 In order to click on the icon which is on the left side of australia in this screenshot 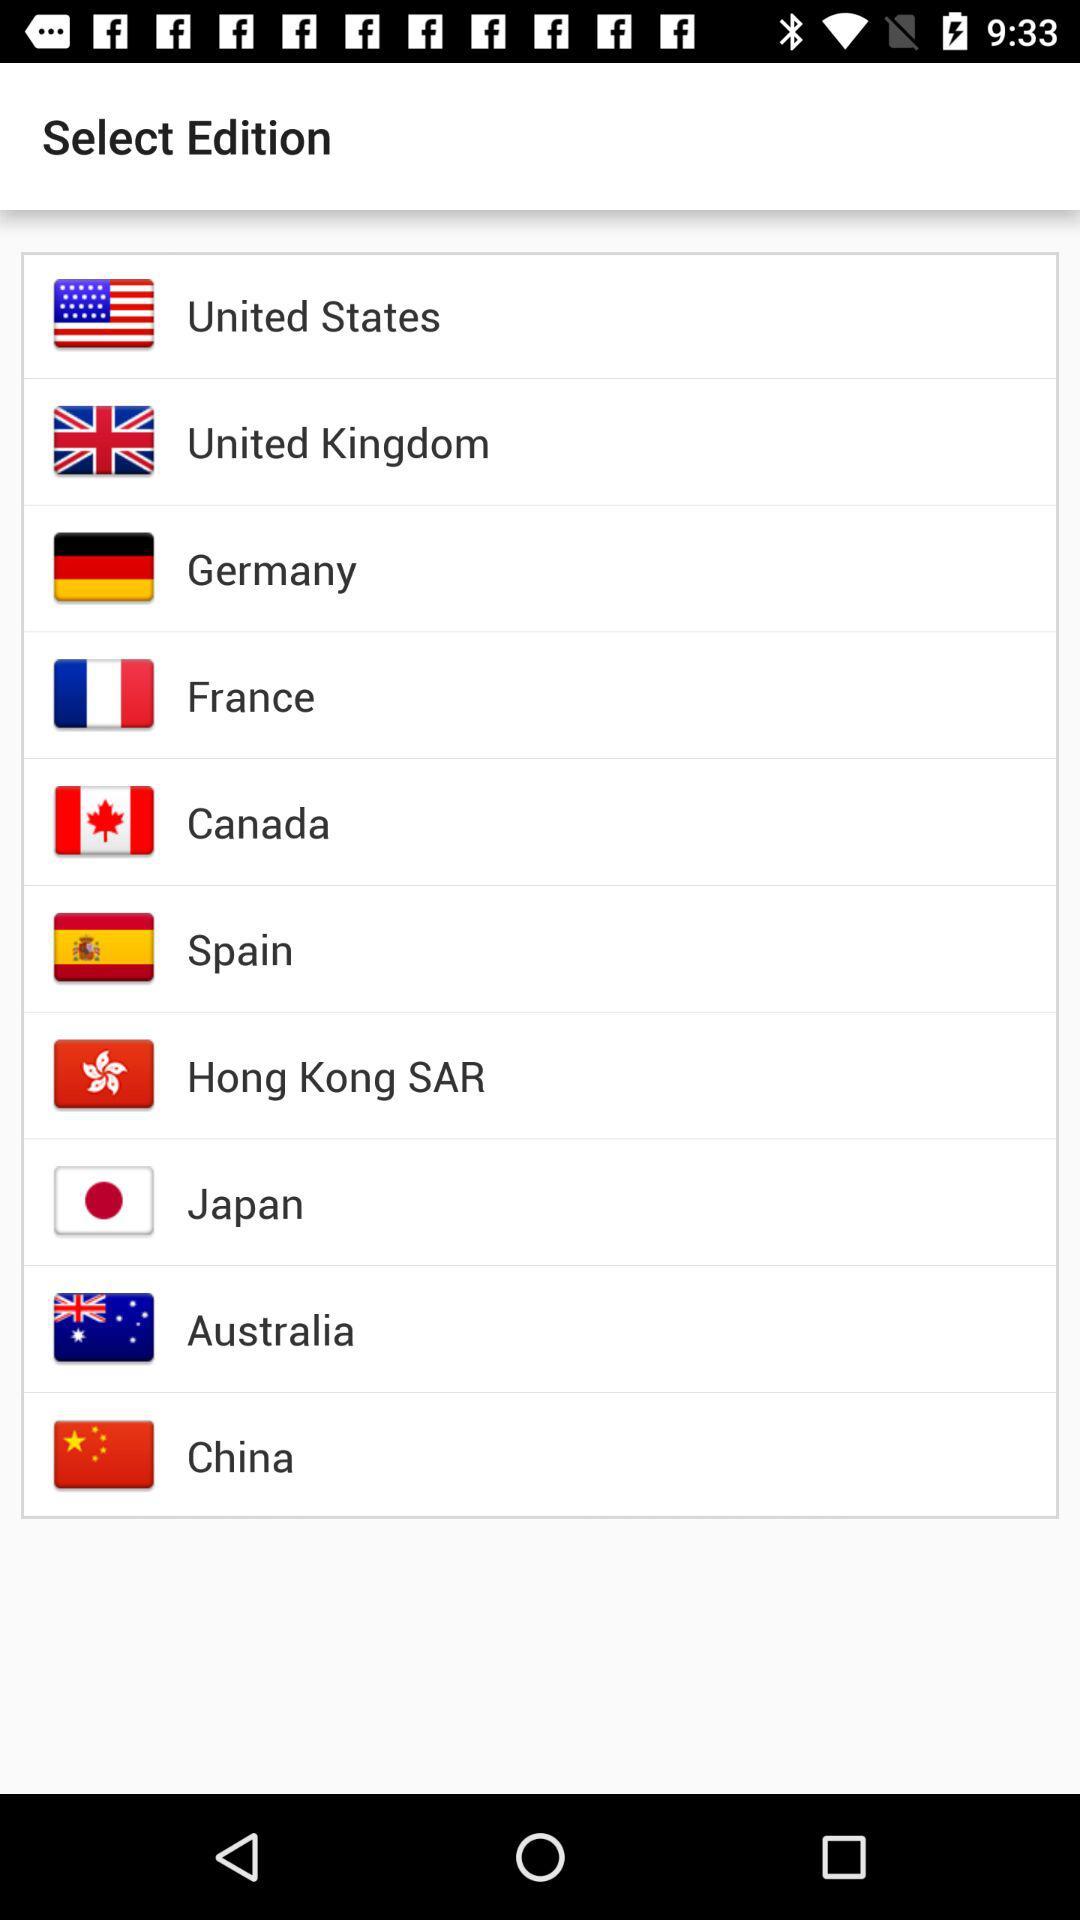, I will do `click(104, 1329)`.